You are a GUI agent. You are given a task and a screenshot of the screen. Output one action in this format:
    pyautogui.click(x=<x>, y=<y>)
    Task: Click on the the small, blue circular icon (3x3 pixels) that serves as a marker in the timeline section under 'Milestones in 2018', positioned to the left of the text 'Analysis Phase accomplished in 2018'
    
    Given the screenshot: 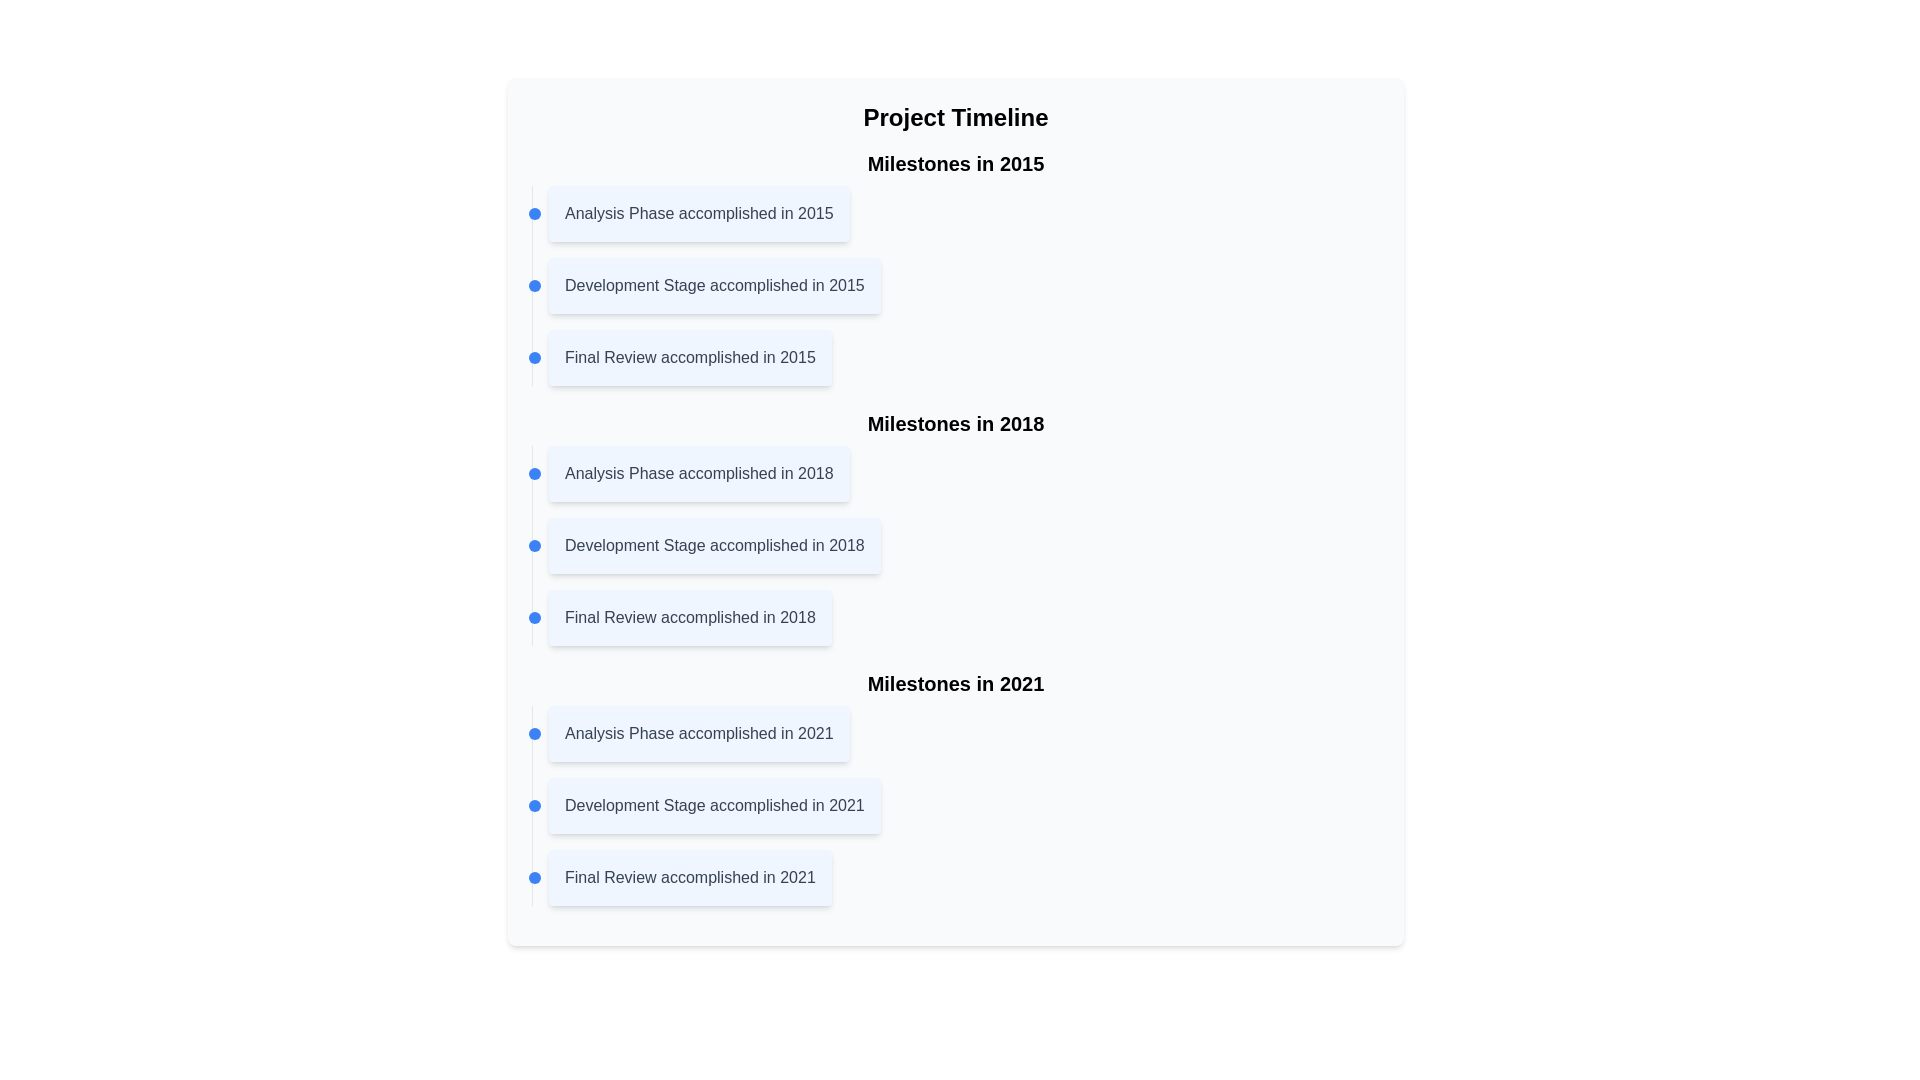 What is the action you would take?
    pyautogui.click(x=534, y=474)
    